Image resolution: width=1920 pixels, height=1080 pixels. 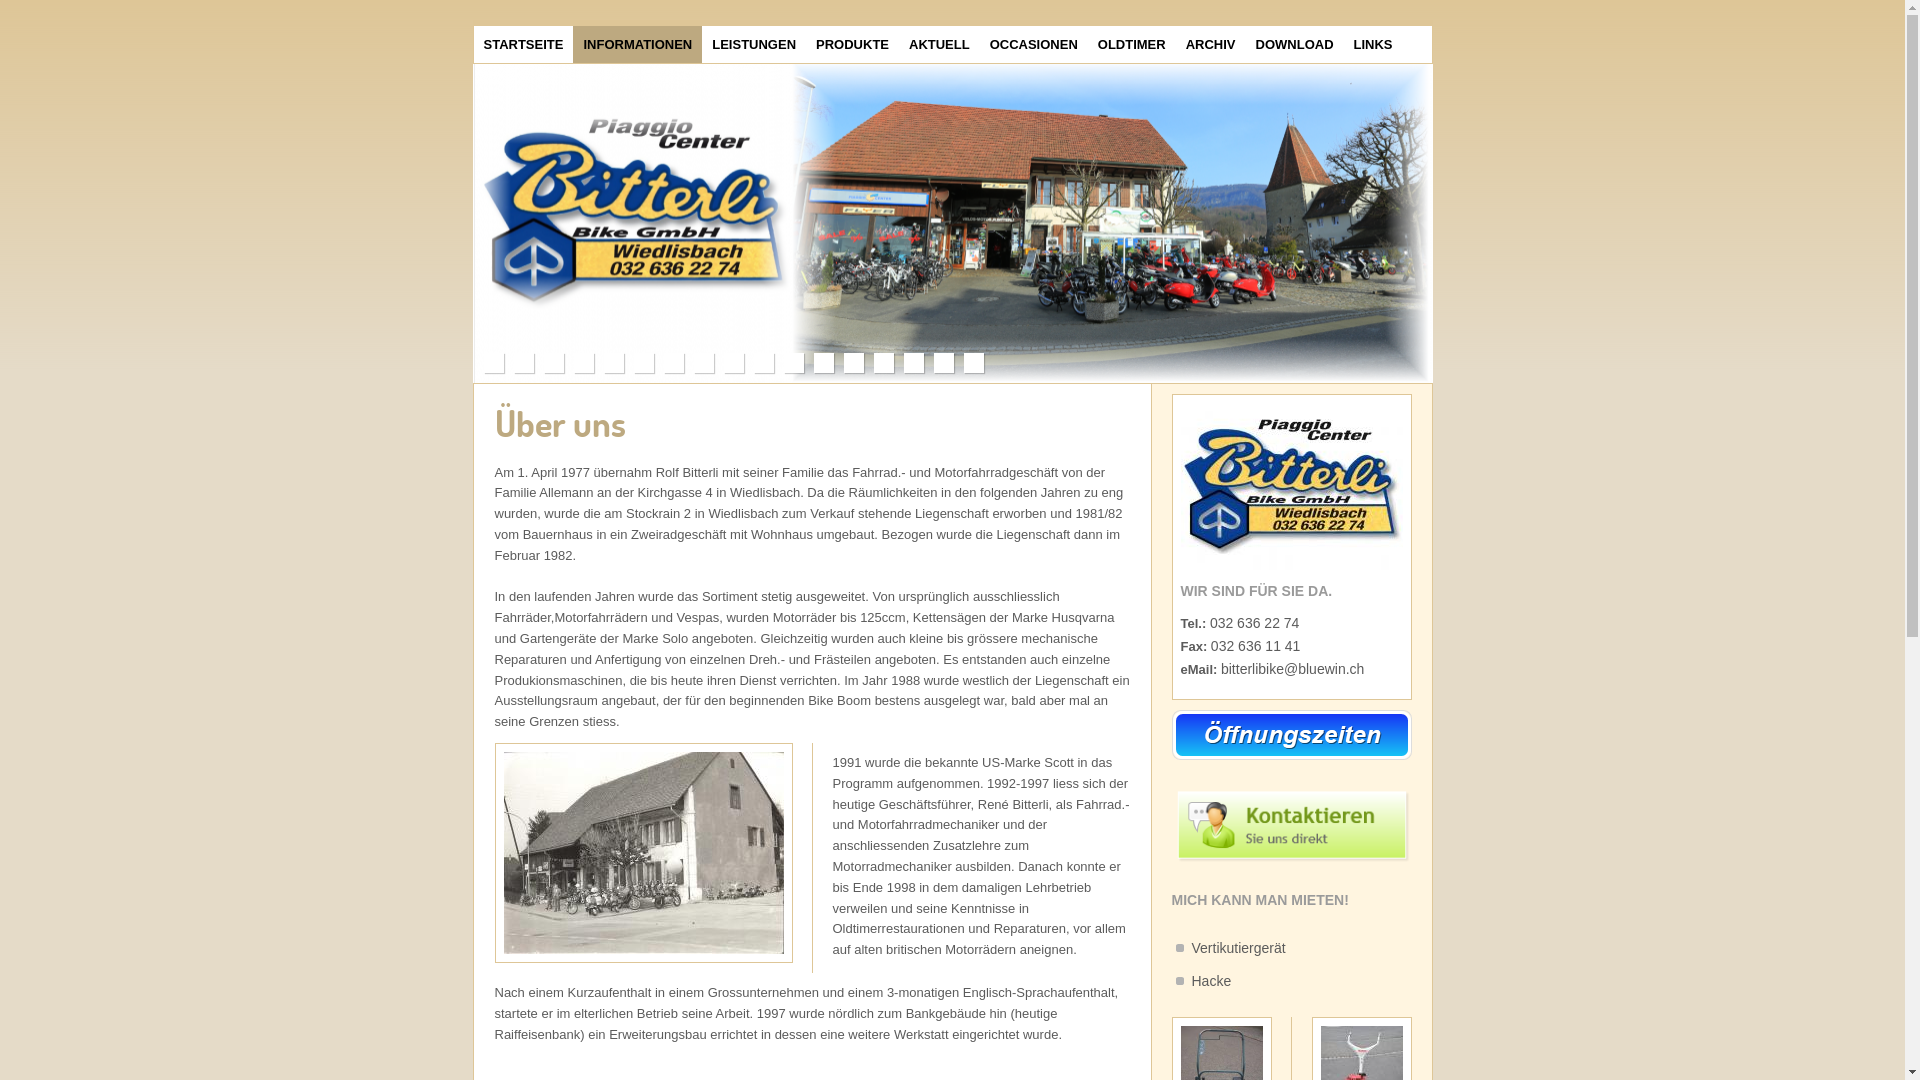 What do you see at coordinates (1372, 44) in the screenshot?
I see `'LINKS'` at bounding box center [1372, 44].